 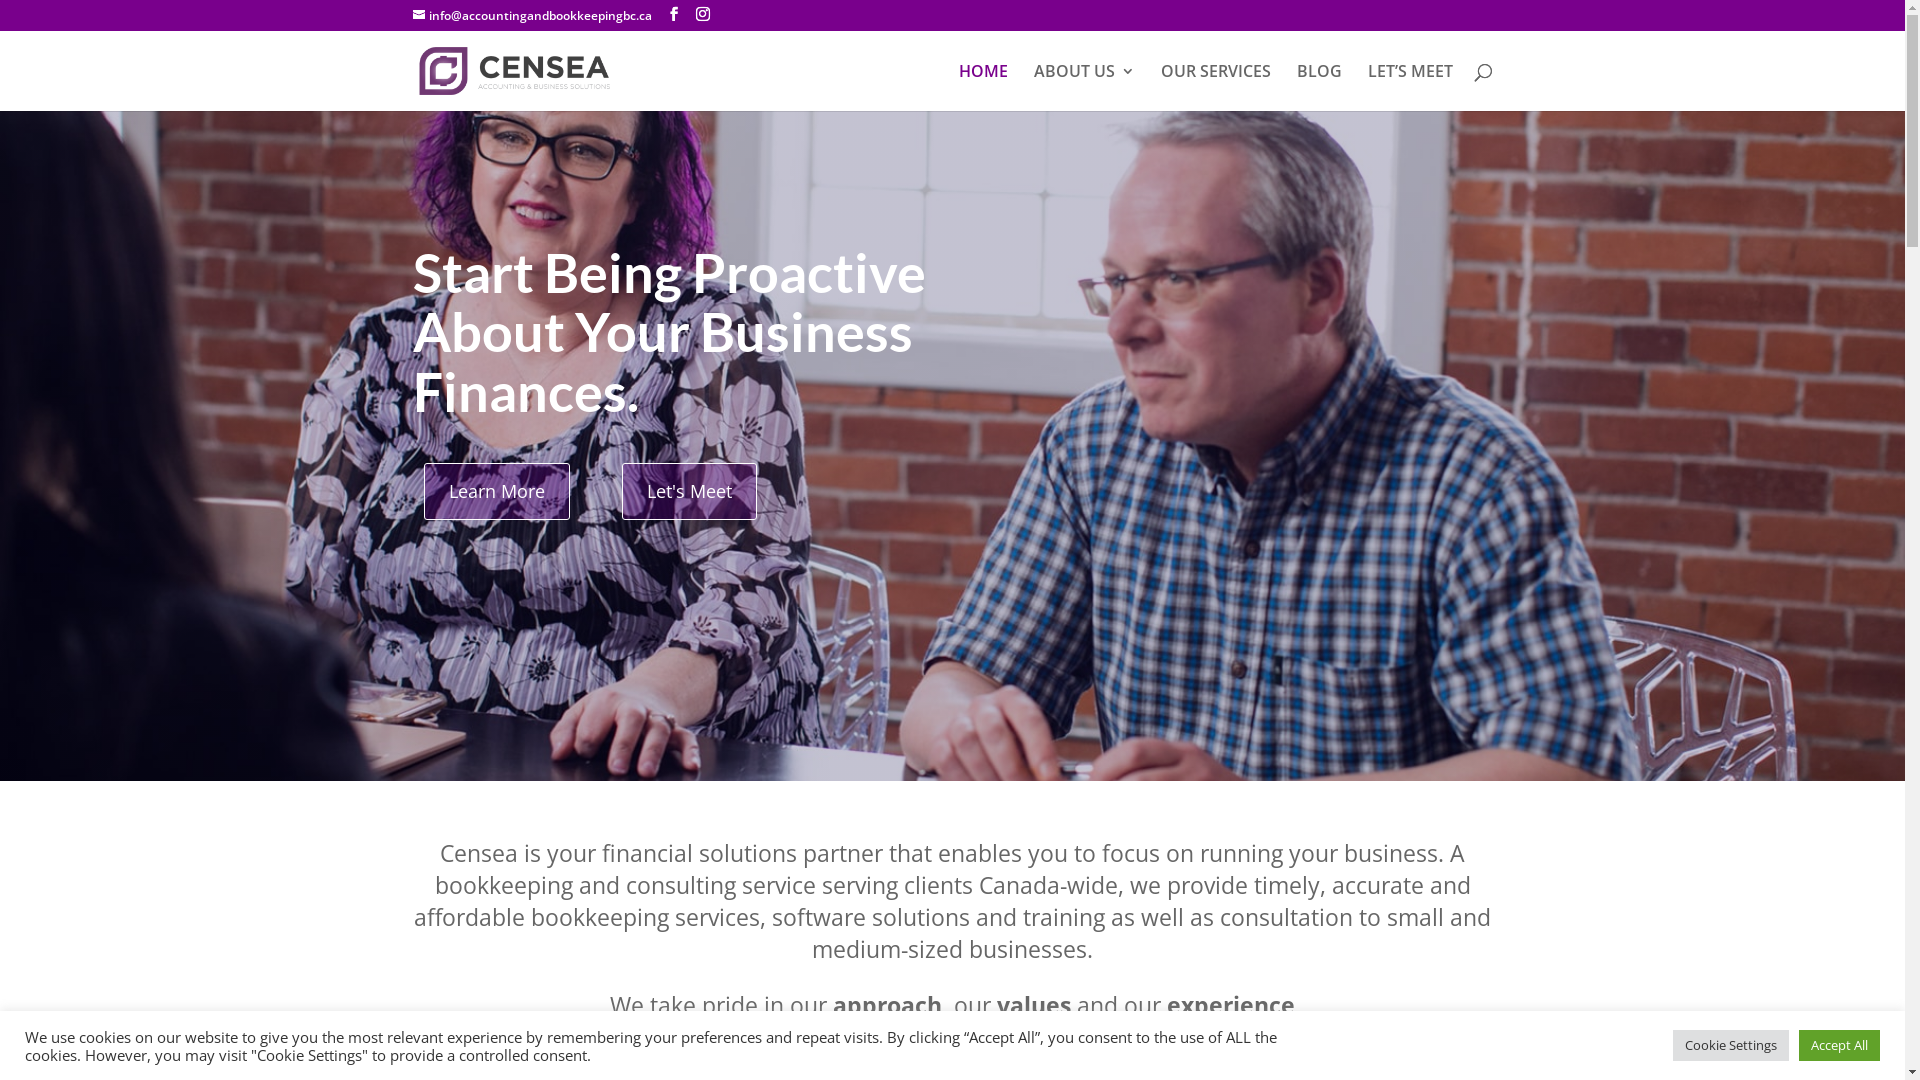 I want to click on 'BLOG', so click(x=1318, y=86).